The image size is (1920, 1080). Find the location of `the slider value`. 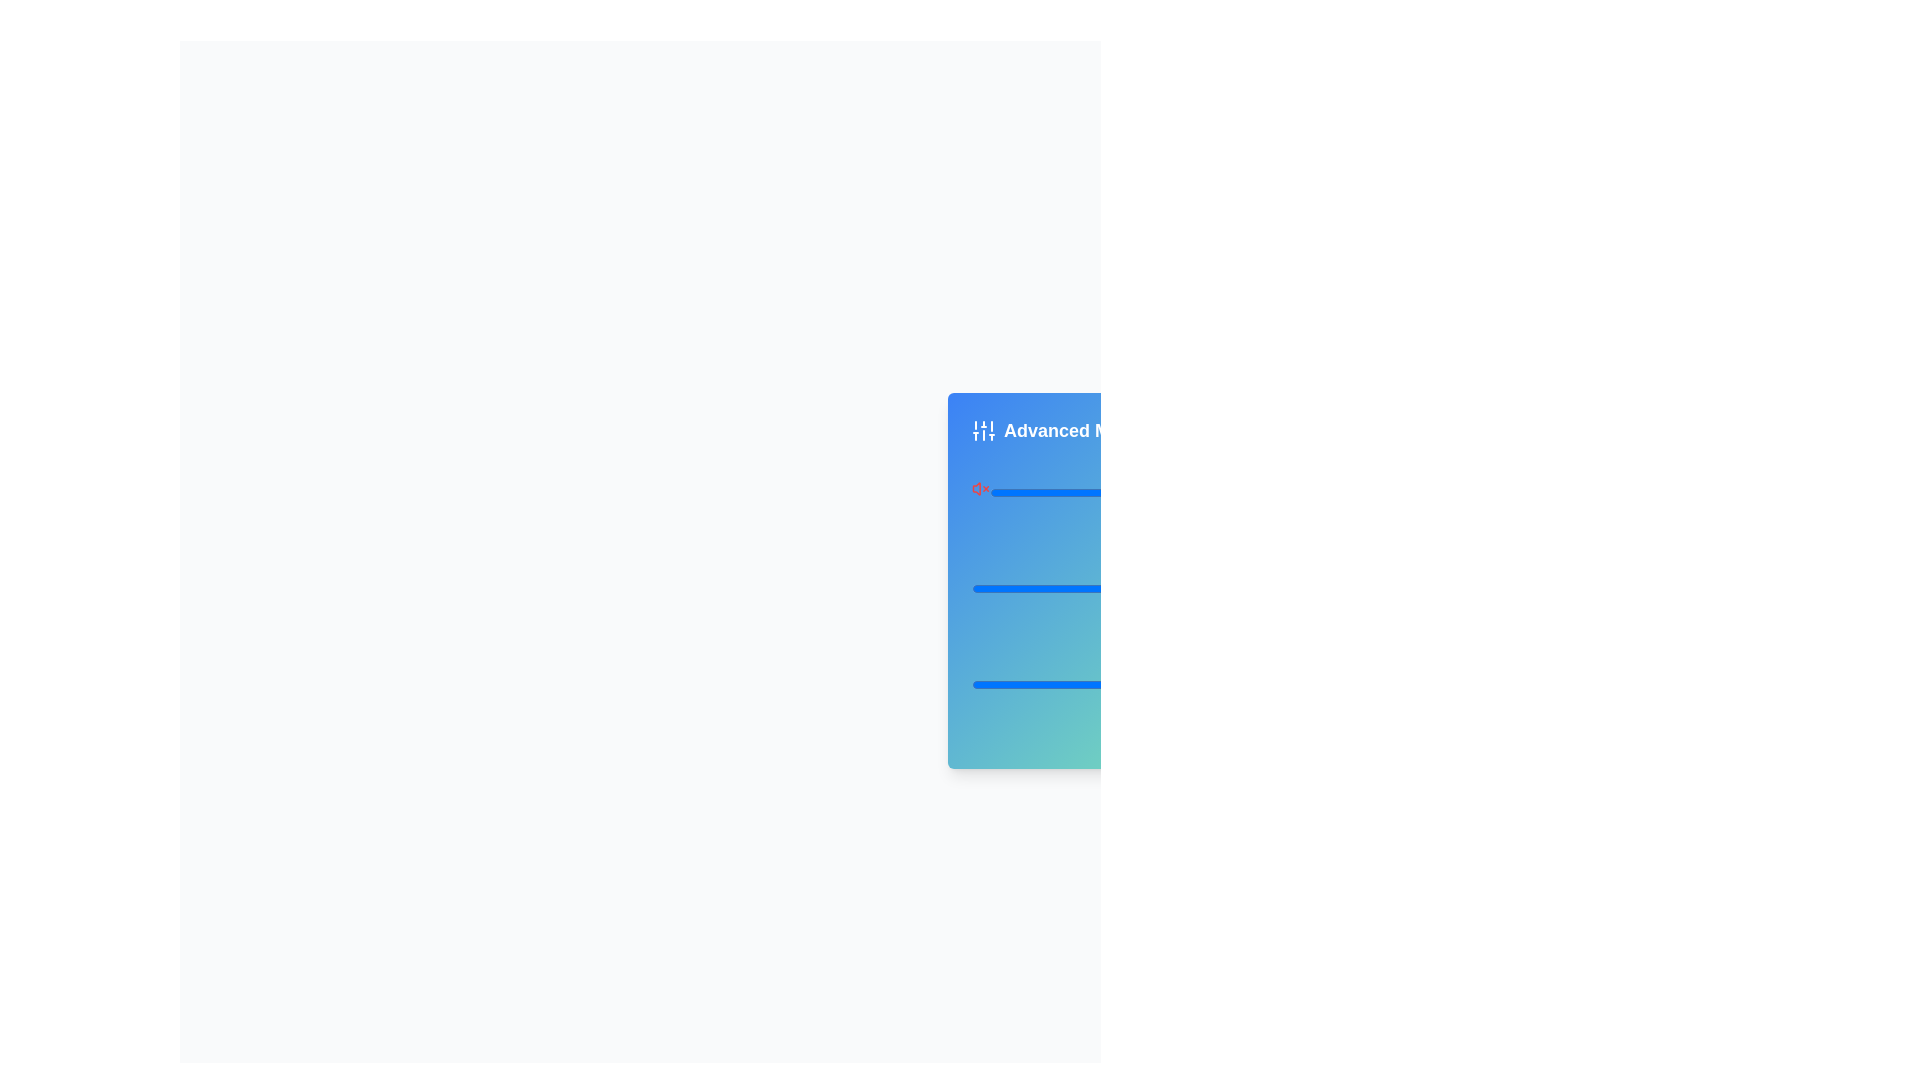

the slider value is located at coordinates (1090, 485).